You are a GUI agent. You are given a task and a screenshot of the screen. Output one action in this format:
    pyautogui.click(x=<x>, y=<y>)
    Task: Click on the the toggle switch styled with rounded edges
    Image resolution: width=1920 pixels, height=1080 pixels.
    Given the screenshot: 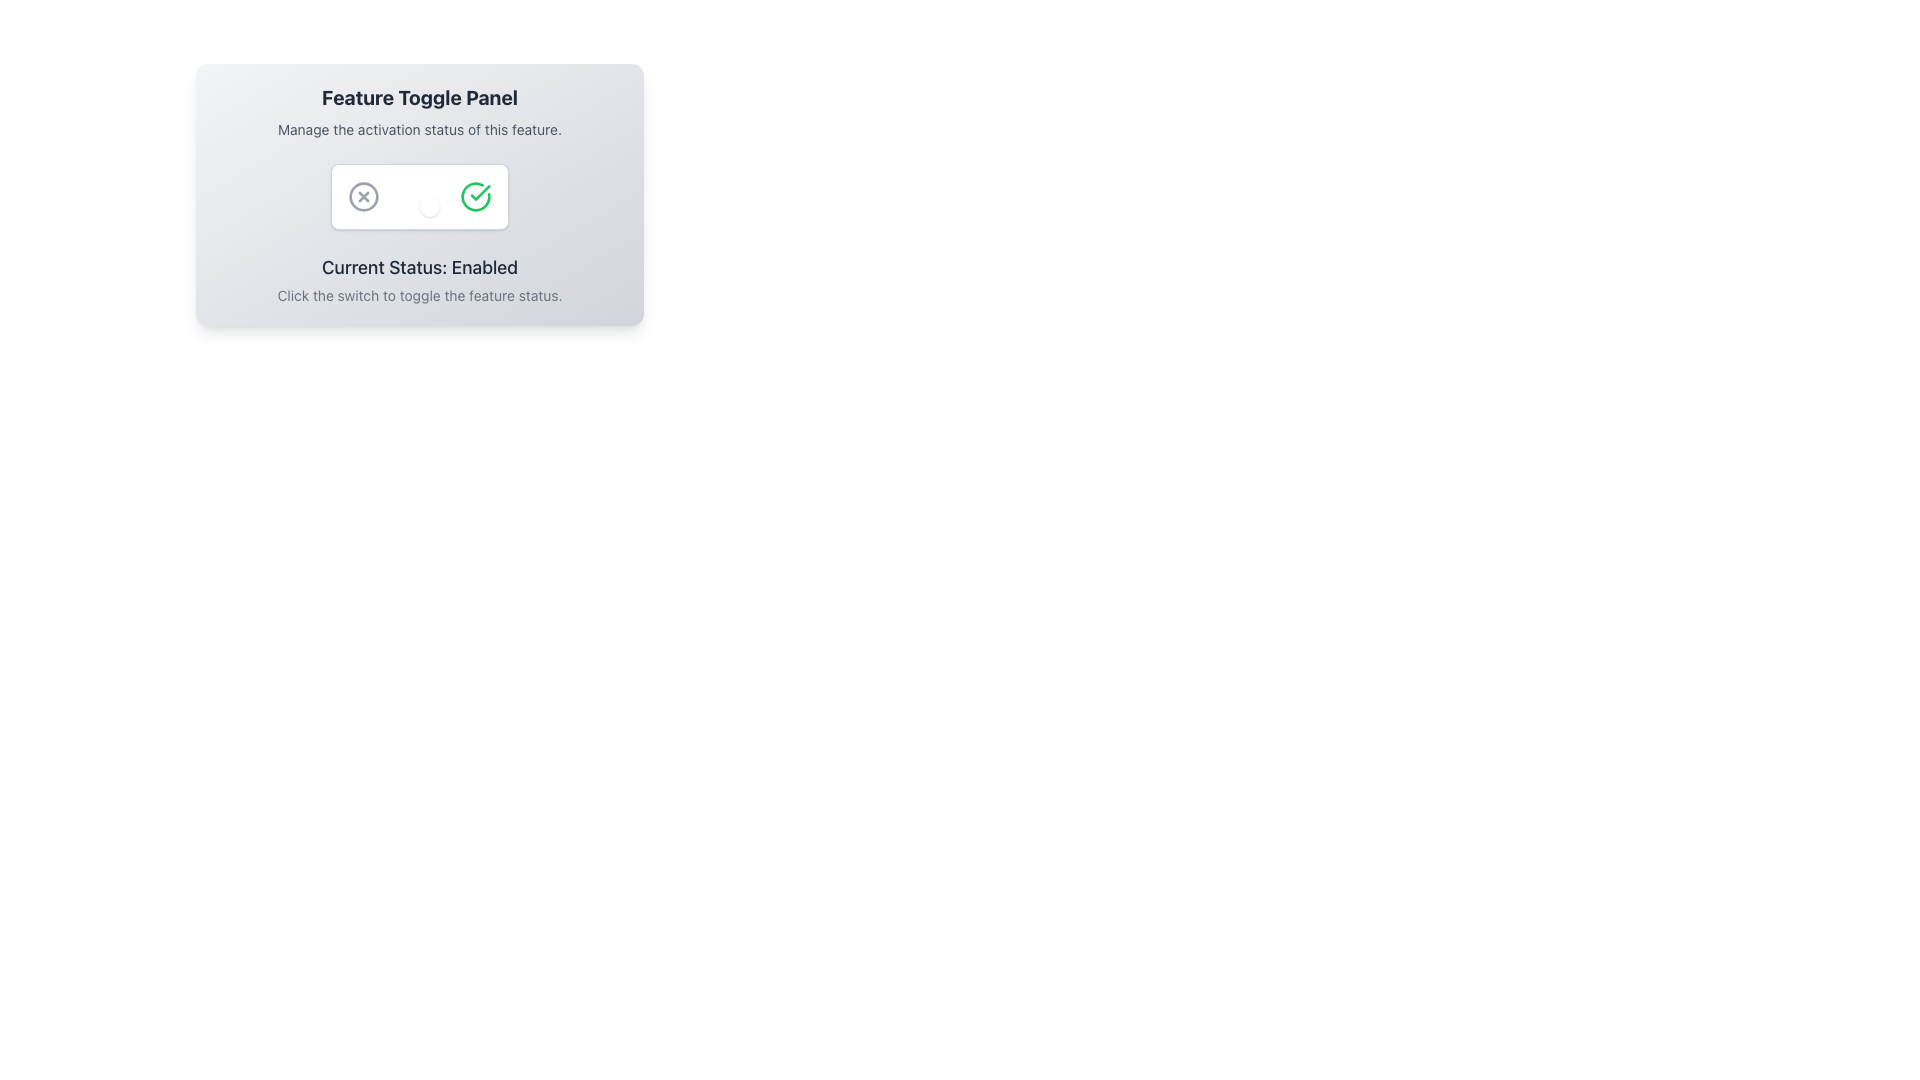 What is the action you would take?
    pyautogui.click(x=419, y=196)
    